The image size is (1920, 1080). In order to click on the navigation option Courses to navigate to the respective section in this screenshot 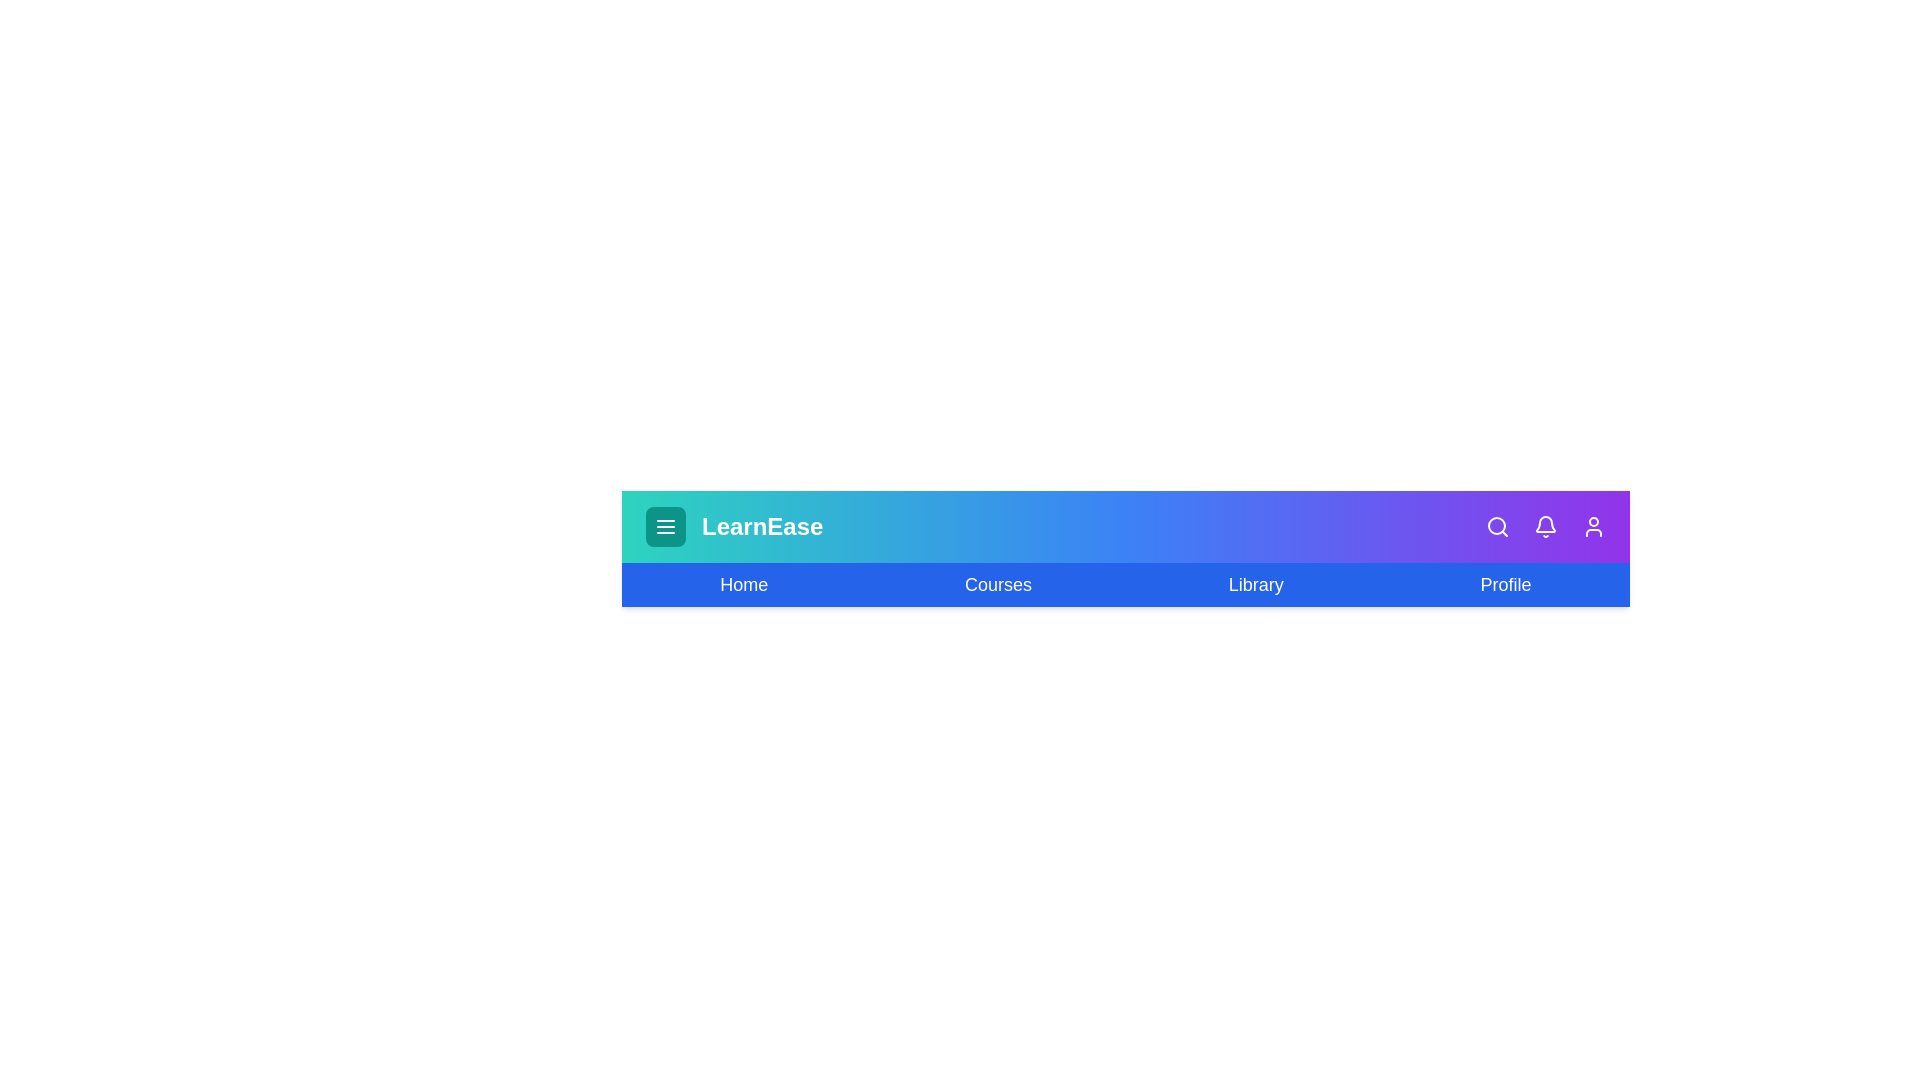, I will do `click(998, 585)`.